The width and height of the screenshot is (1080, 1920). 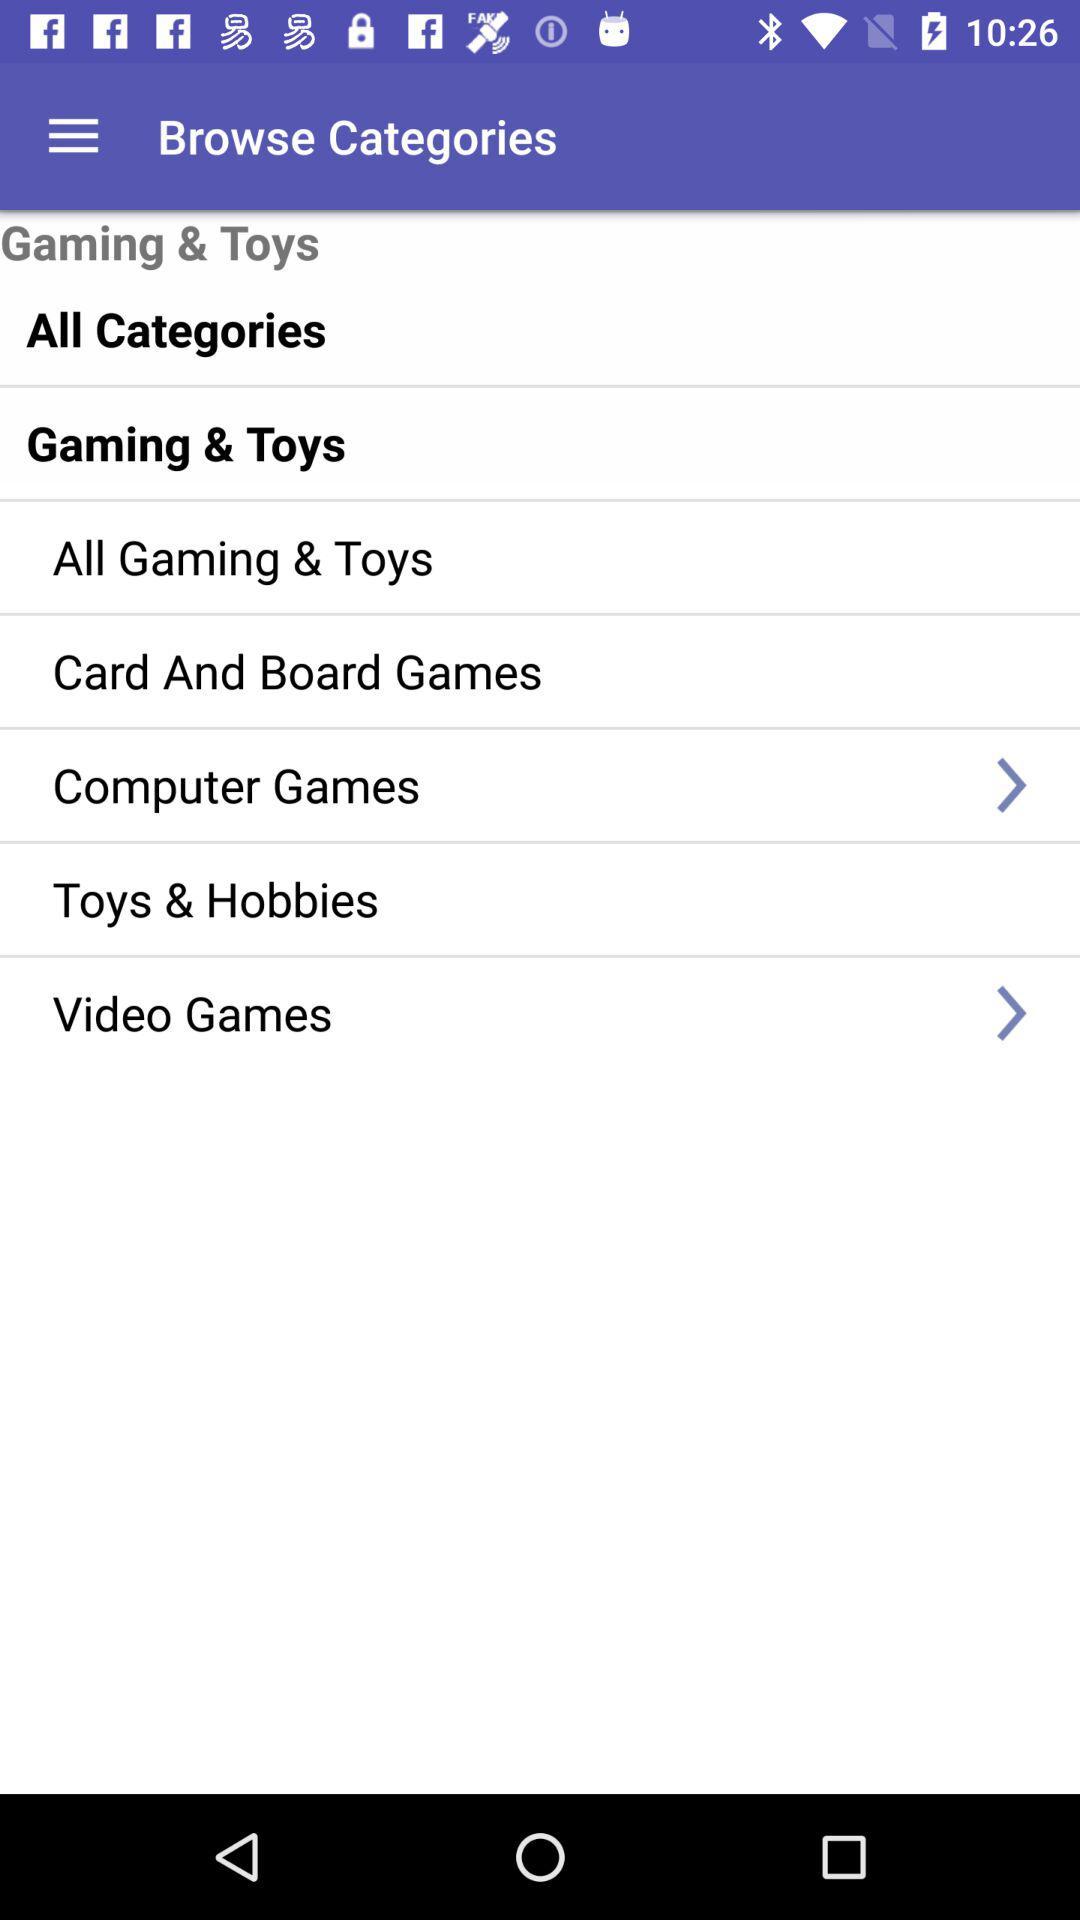 I want to click on the computer games item, so click(x=510, y=783).